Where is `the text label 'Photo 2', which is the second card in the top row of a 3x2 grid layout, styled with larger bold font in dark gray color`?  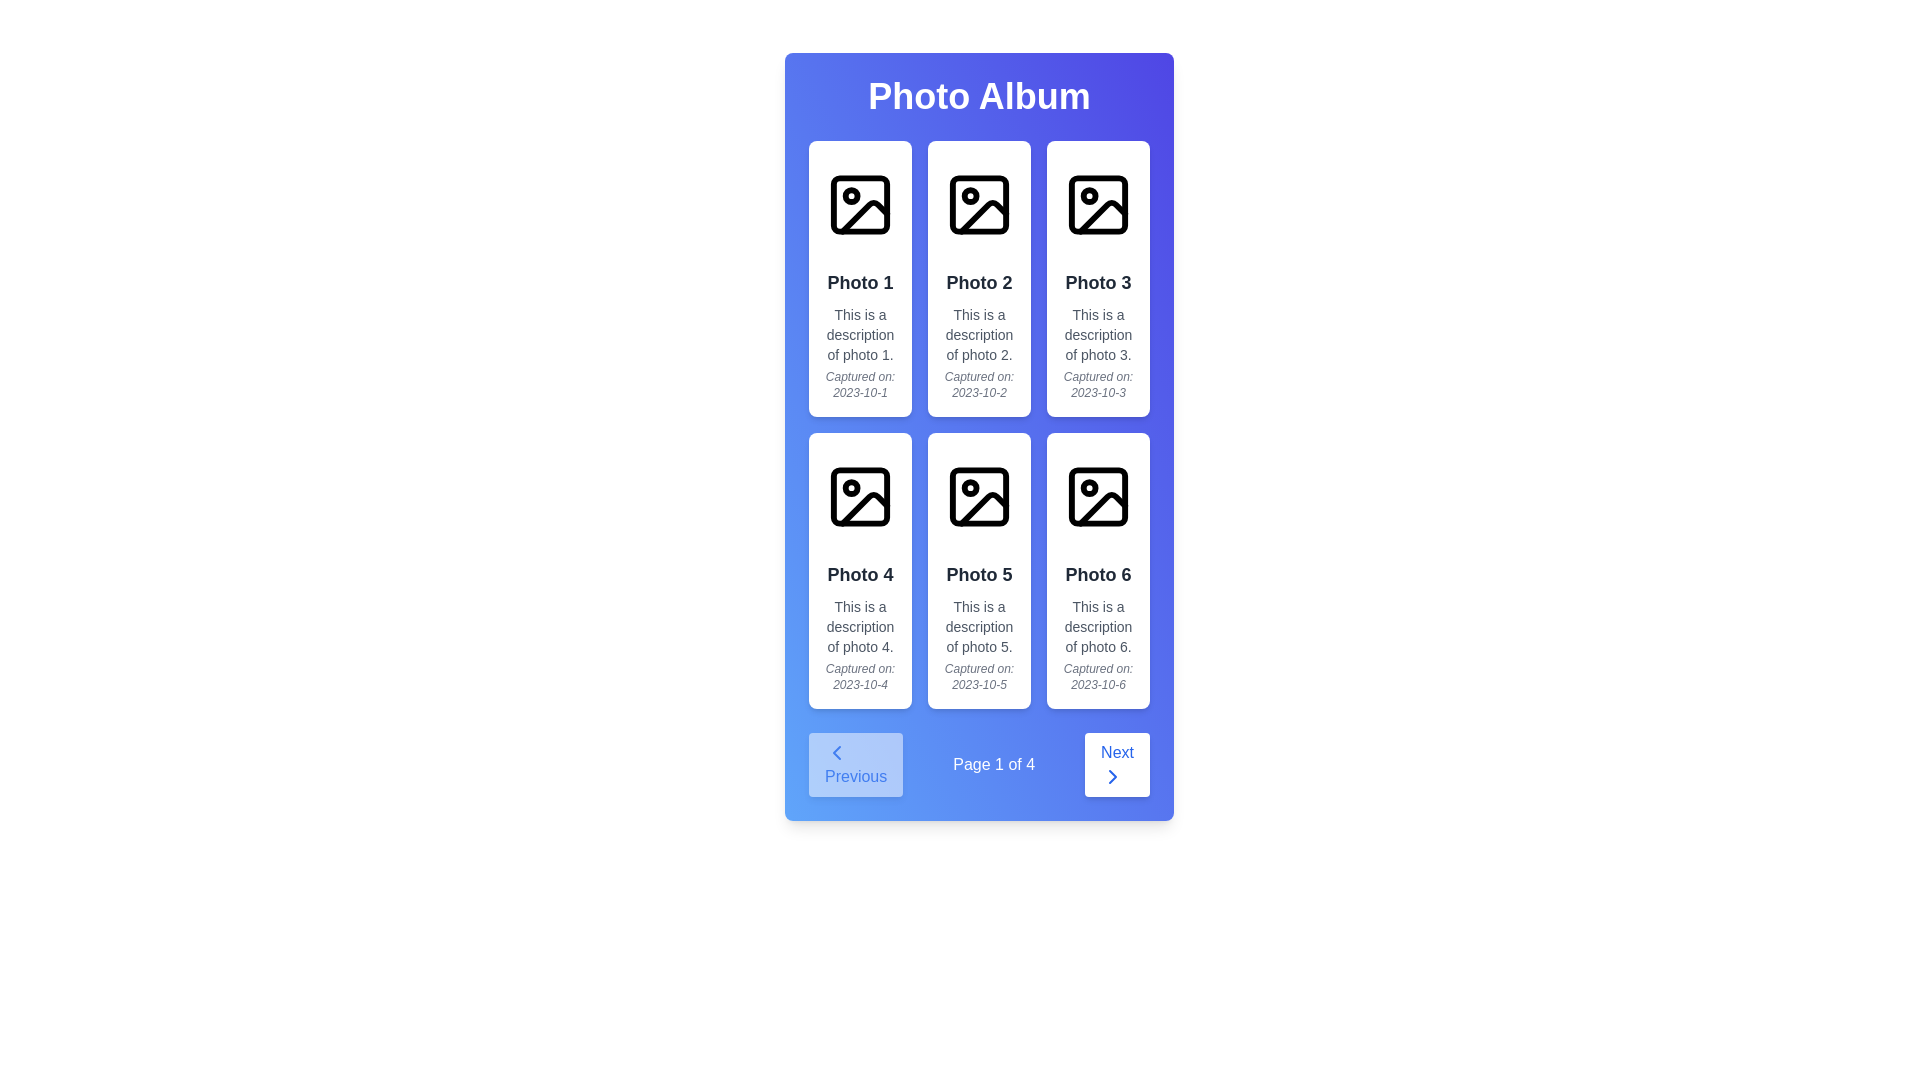 the text label 'Photo 2', which is the second card in the top row of a 3x2 grid layout, styled with larger bold font in dark gray color is located at coordinates (979, 282).